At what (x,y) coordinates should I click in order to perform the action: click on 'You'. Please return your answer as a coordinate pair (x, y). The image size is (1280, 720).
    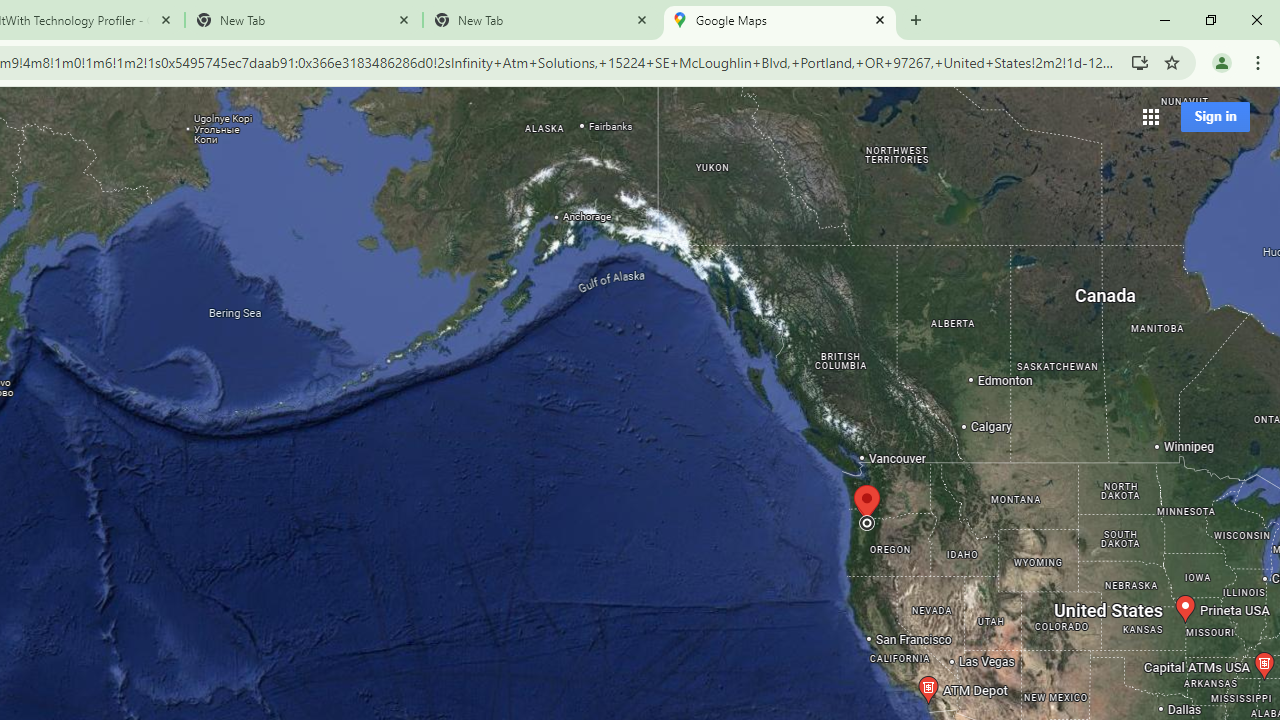
    Looking at the image, I should click on (1220, 61).